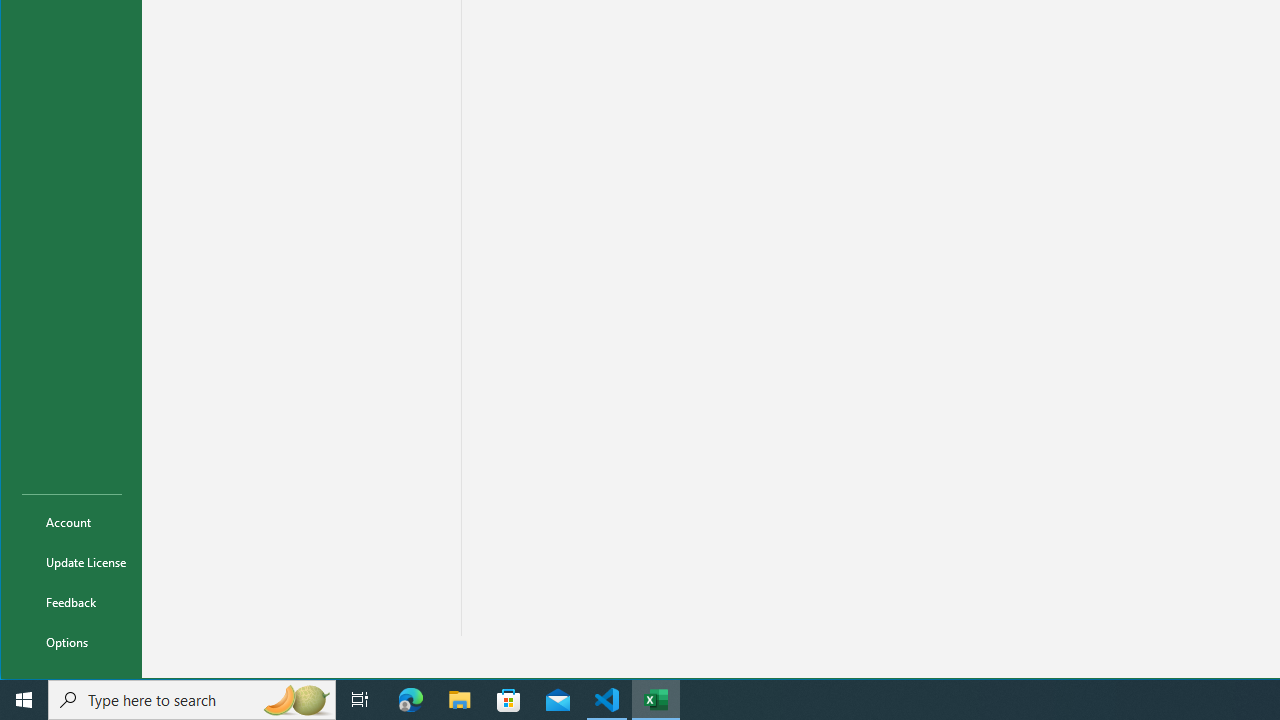 This screenshot has height=720, width=1280. I want to click on 'File Explorer', so click(459, 698).